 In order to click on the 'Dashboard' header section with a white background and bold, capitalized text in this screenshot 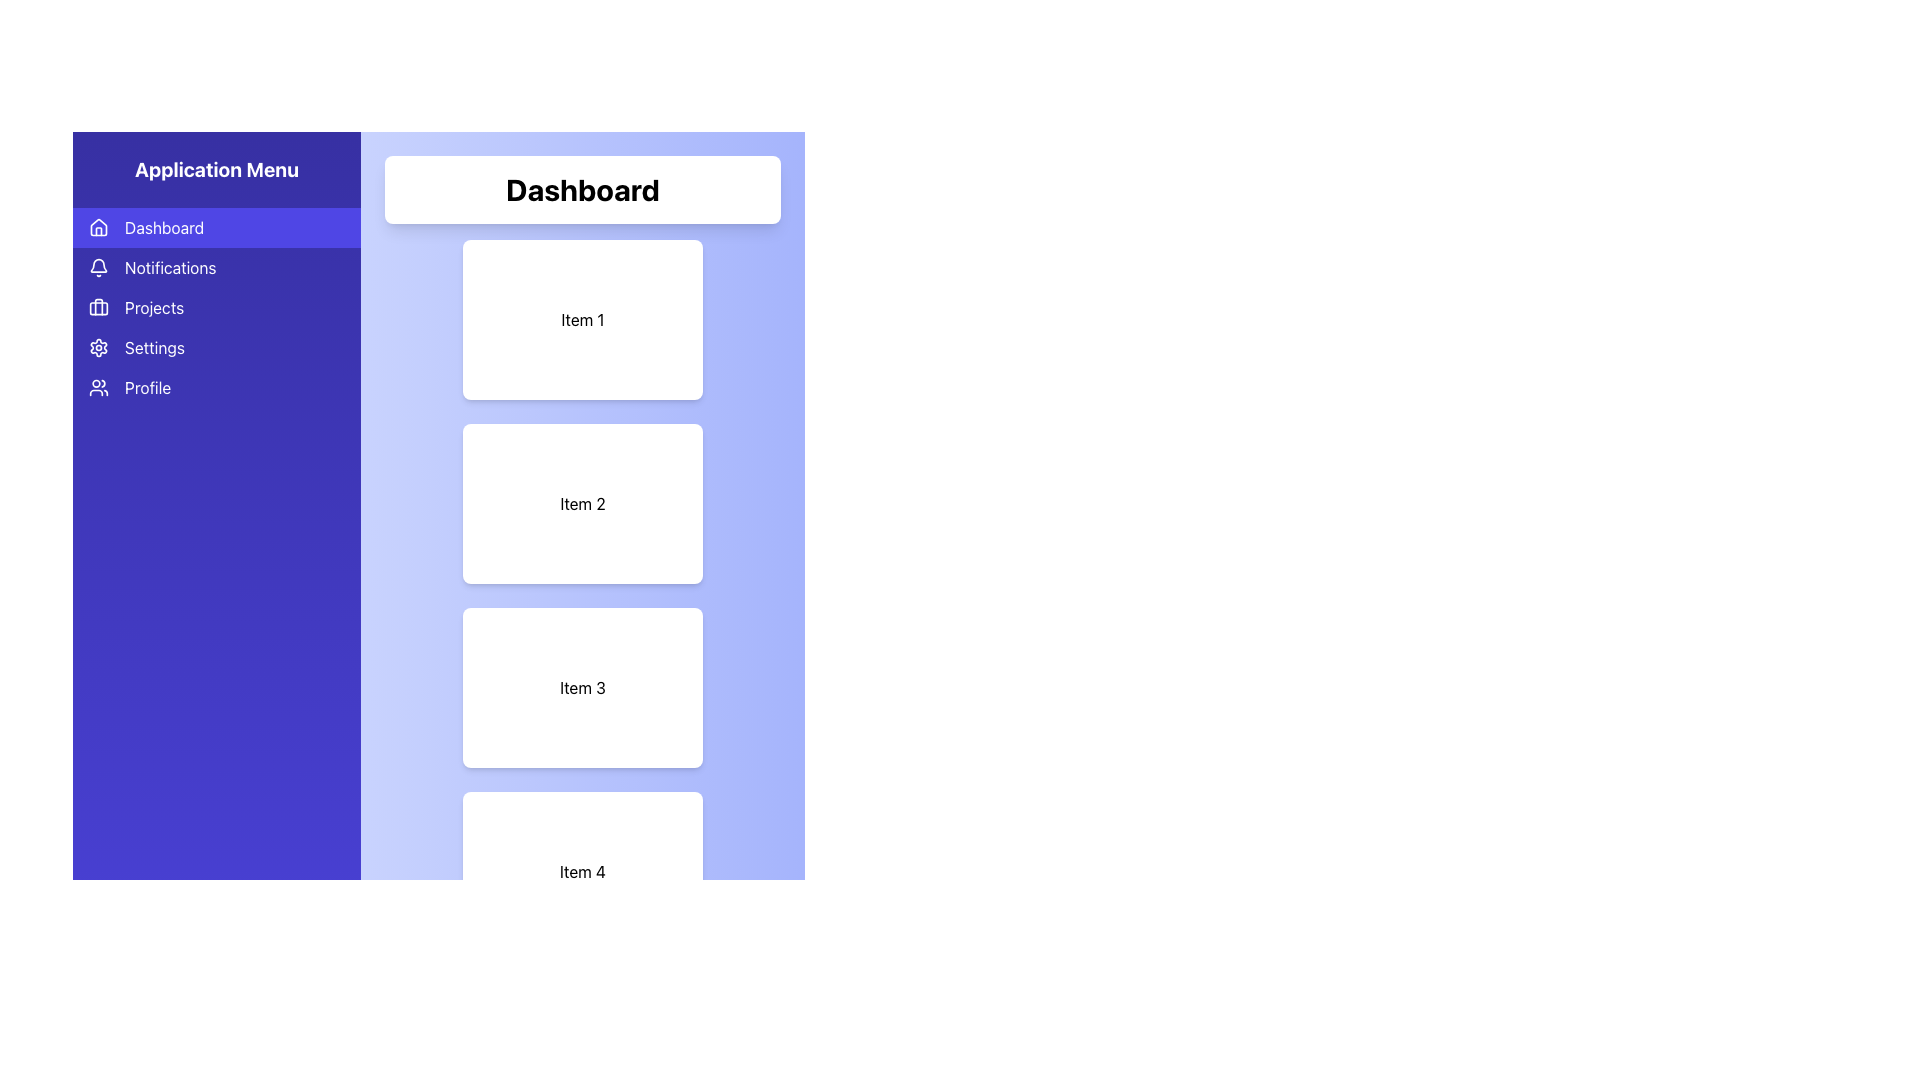, I will do `click(581, 189)`.